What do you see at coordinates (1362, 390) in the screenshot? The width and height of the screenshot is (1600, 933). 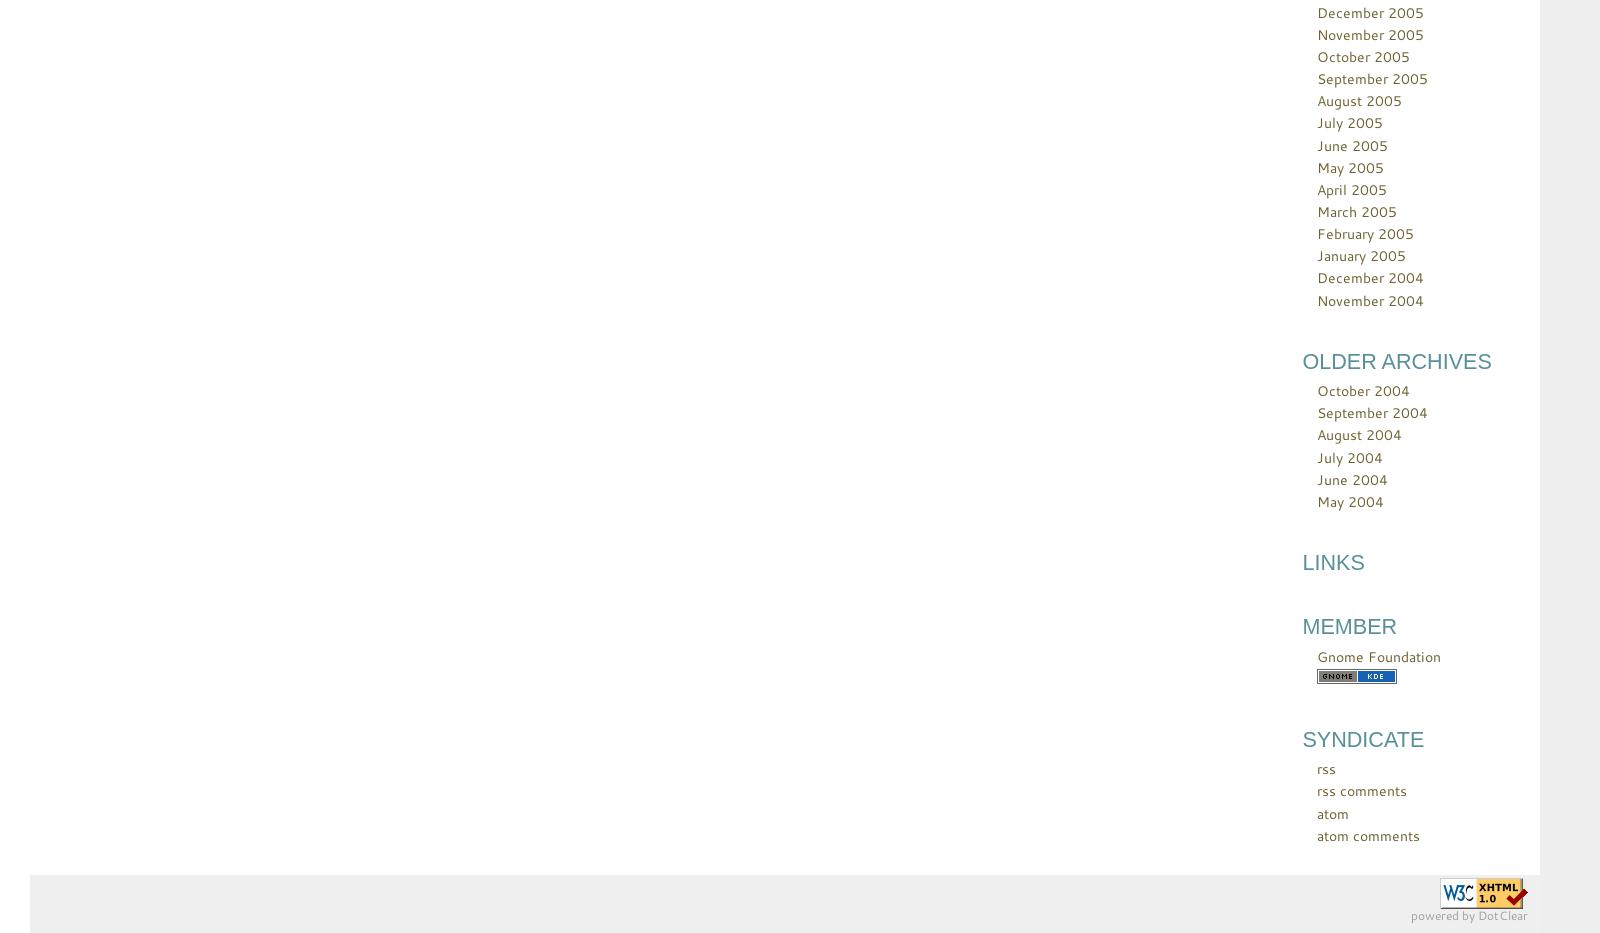 I see `'October 2004'` at bounding box center [1362, 390].